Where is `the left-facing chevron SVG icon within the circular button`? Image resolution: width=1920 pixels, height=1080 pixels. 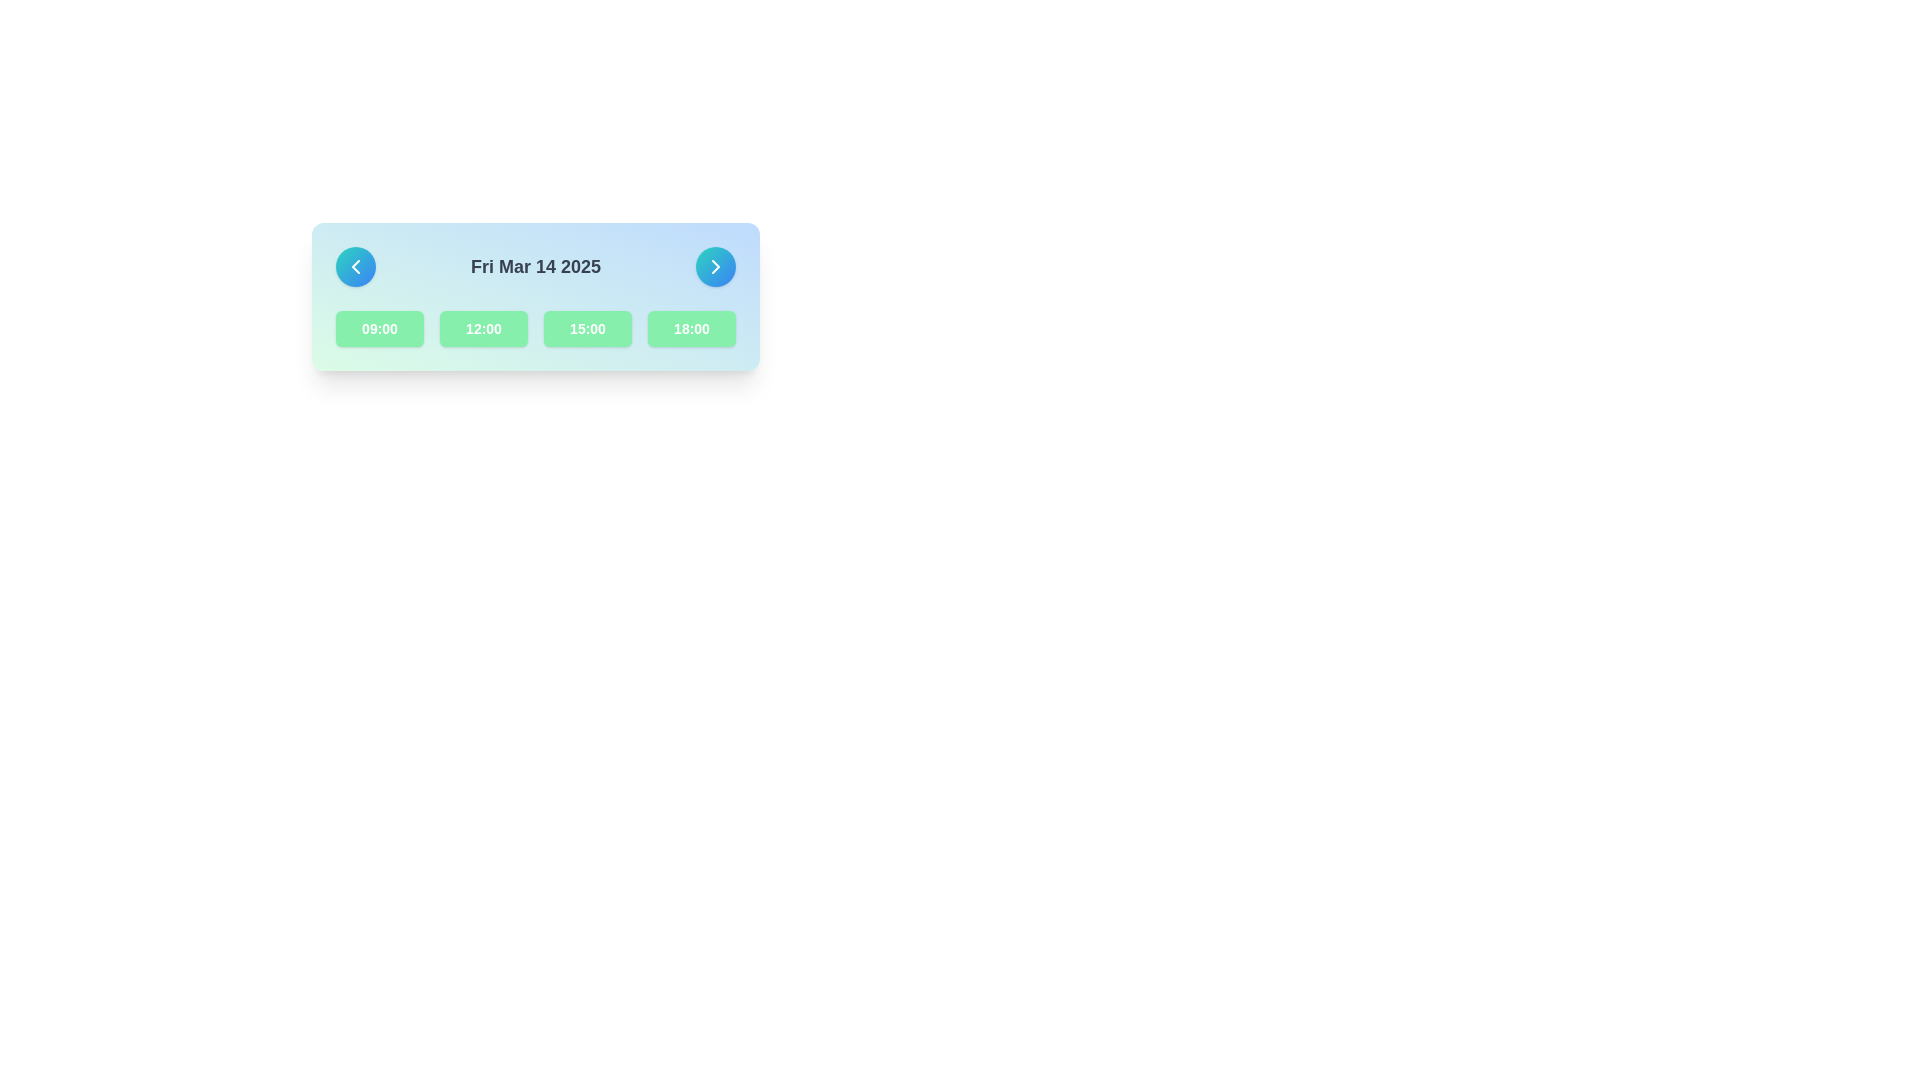
the left-facing chevron SVG icon within the circular button is located at coordinates (355, 265).